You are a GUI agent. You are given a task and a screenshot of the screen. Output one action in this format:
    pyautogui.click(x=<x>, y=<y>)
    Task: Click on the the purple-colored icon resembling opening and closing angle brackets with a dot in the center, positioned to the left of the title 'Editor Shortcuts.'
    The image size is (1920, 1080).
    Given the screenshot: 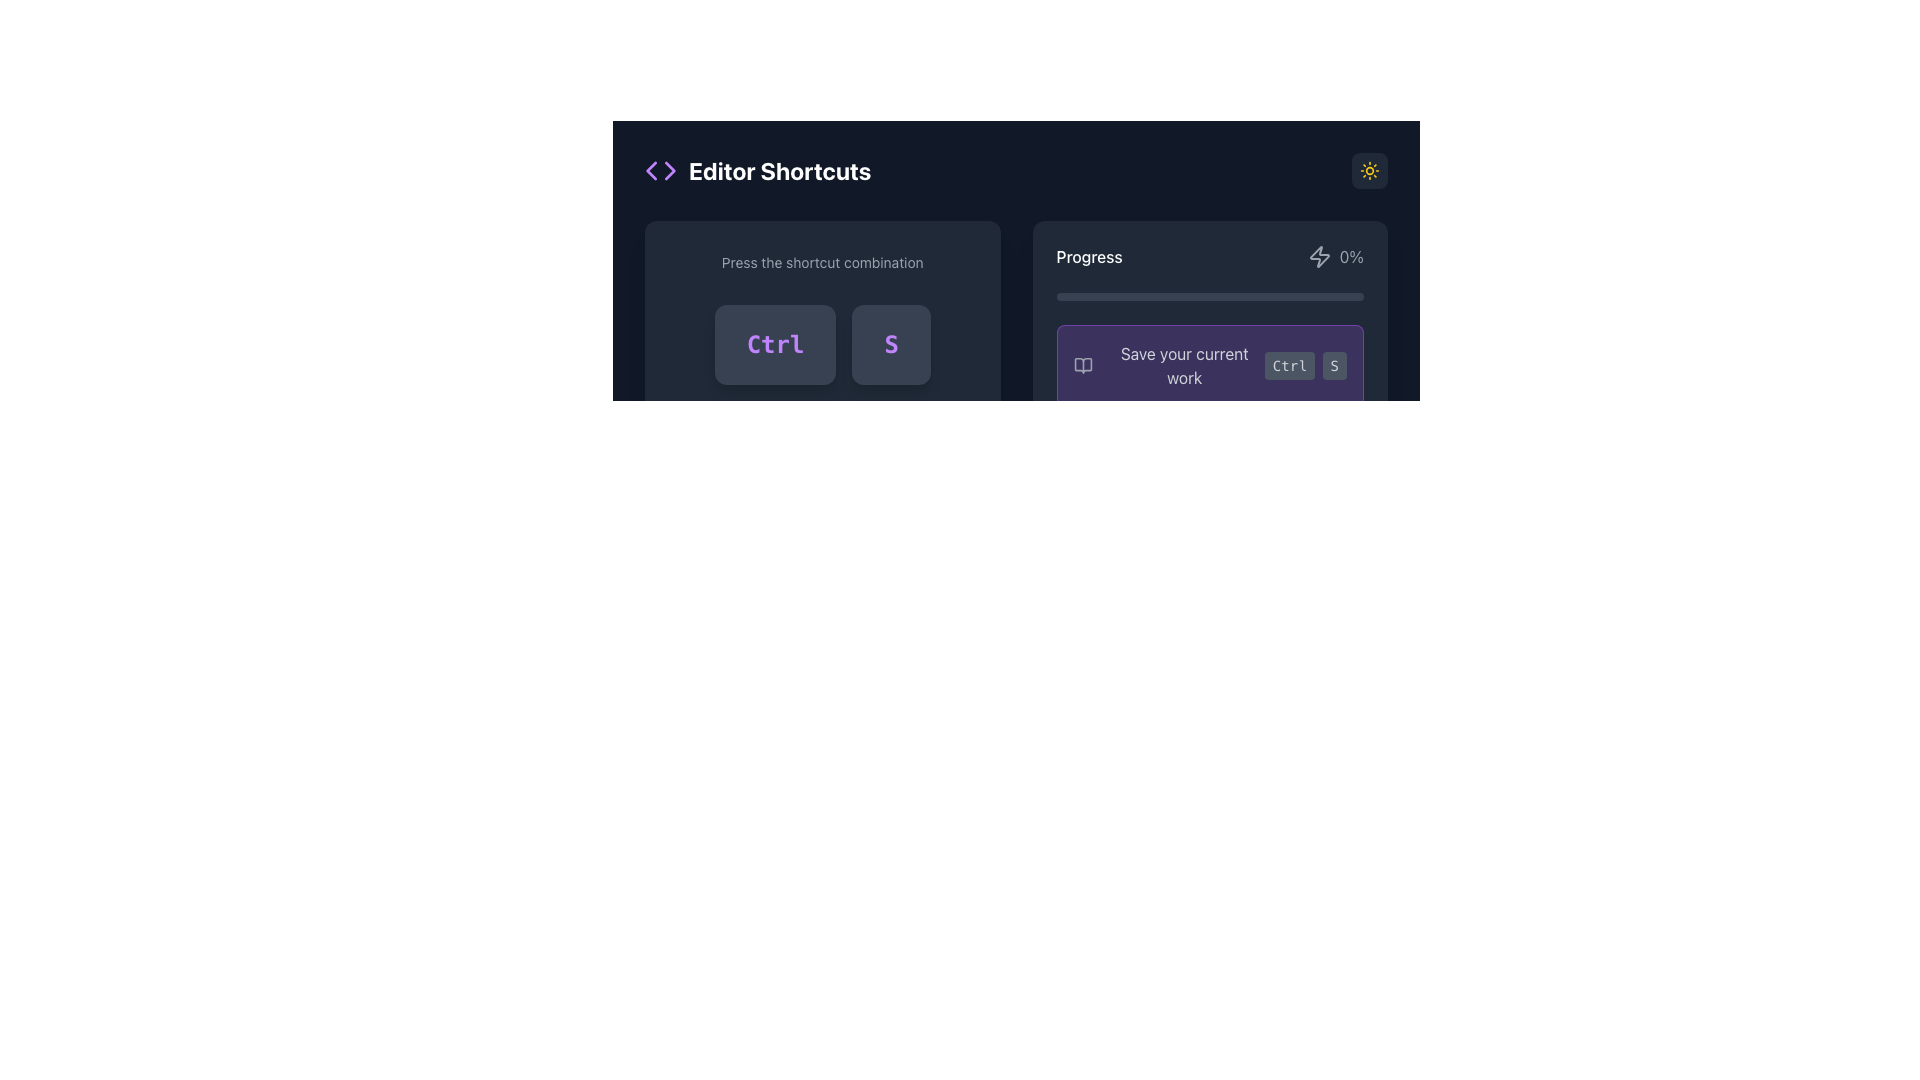 What is the action you would take?
    pyautogui.click(x=661, y=169)
    